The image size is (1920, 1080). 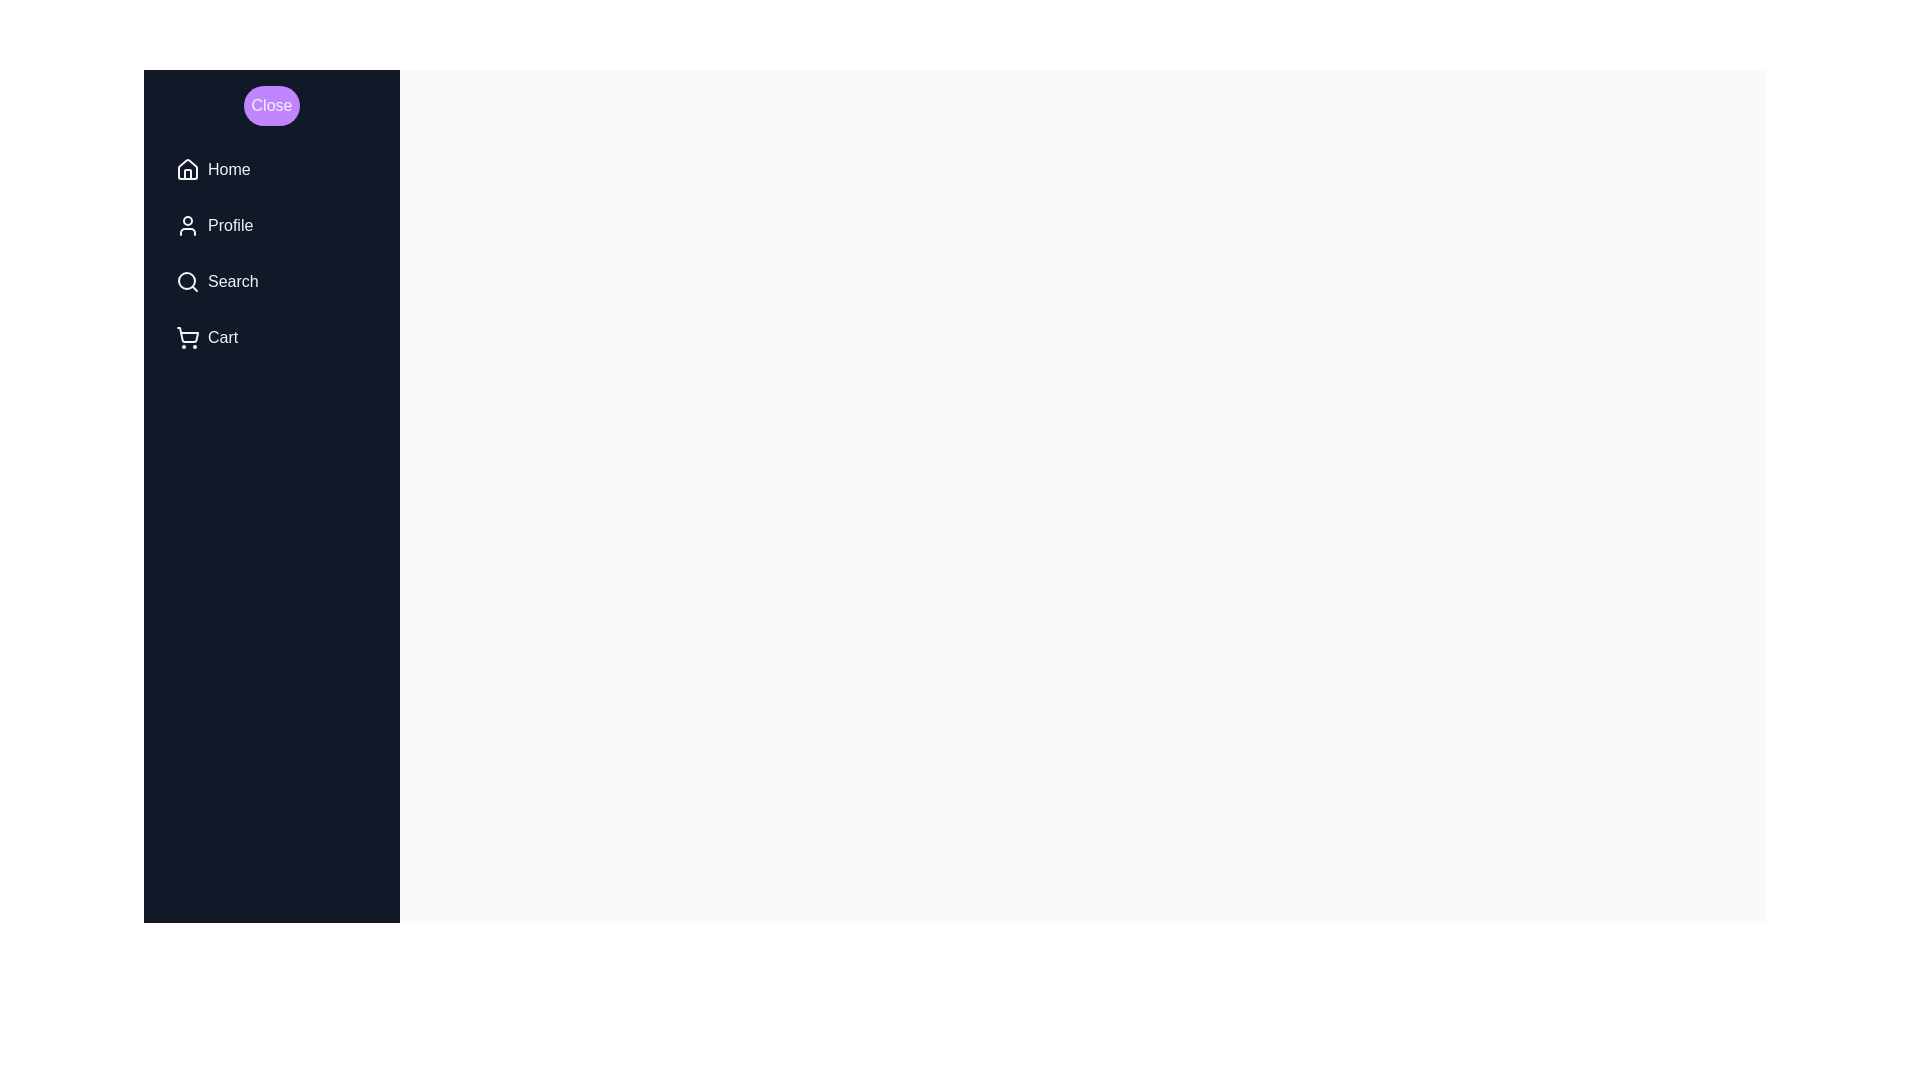 What do you see at coordinates (271, 225) in the screenshot?
I see `the menu item Profile to highlight it` at bounding box center [271, 225].